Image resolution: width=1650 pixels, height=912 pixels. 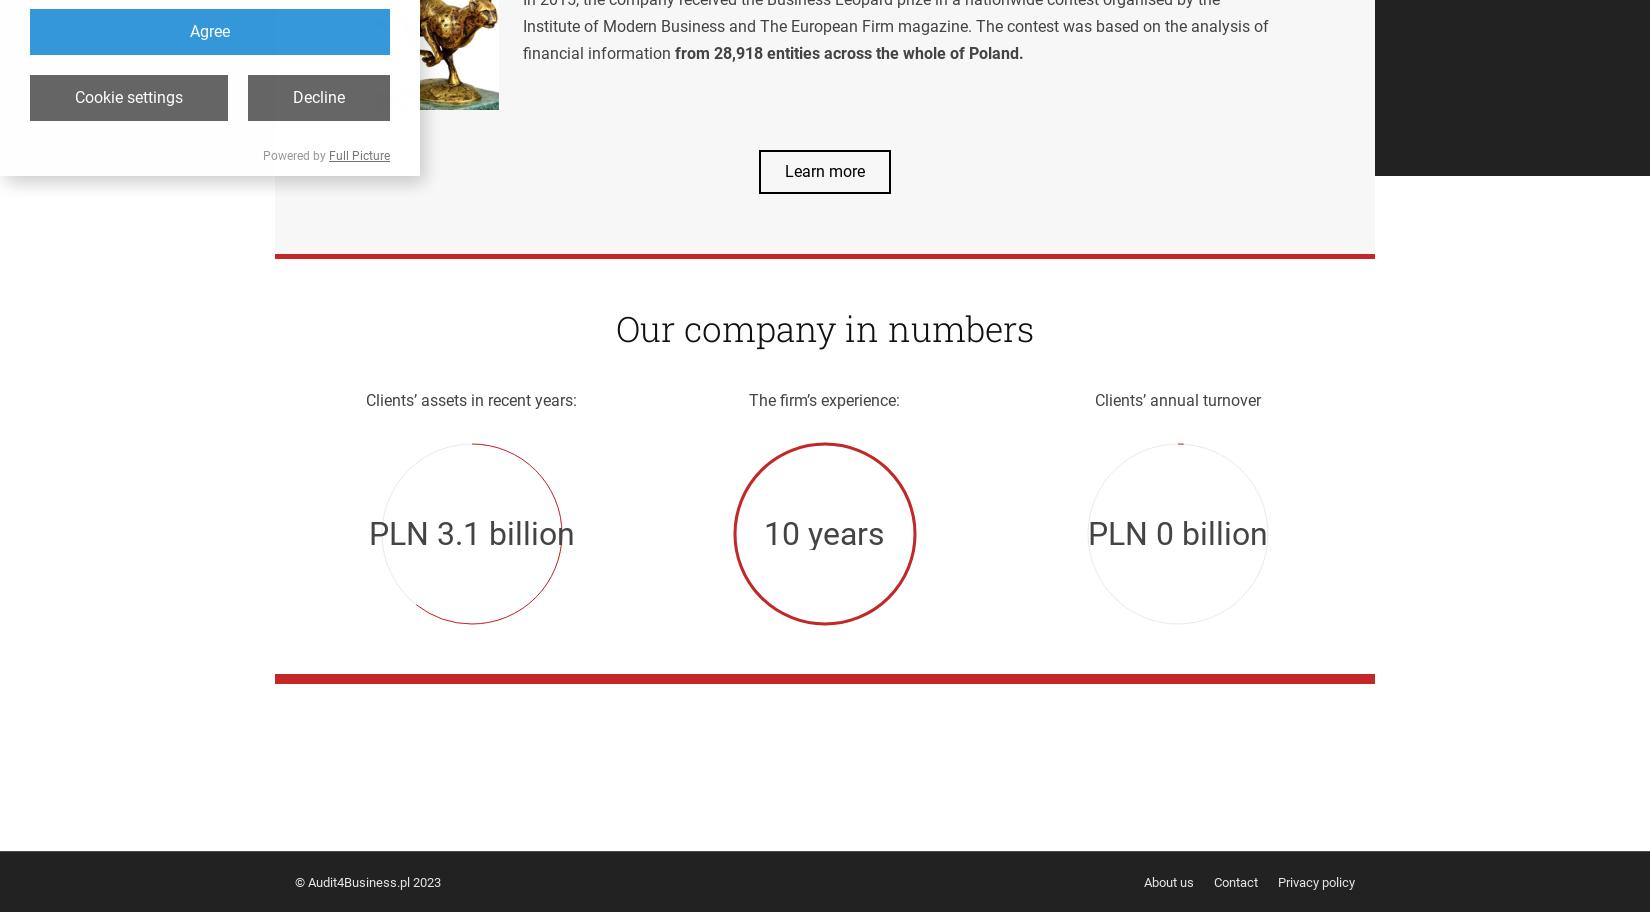 What do you see at coordinates (921, 736) in the screenshot?
I see `'e-mail:'` at bounding box center [921, 736].